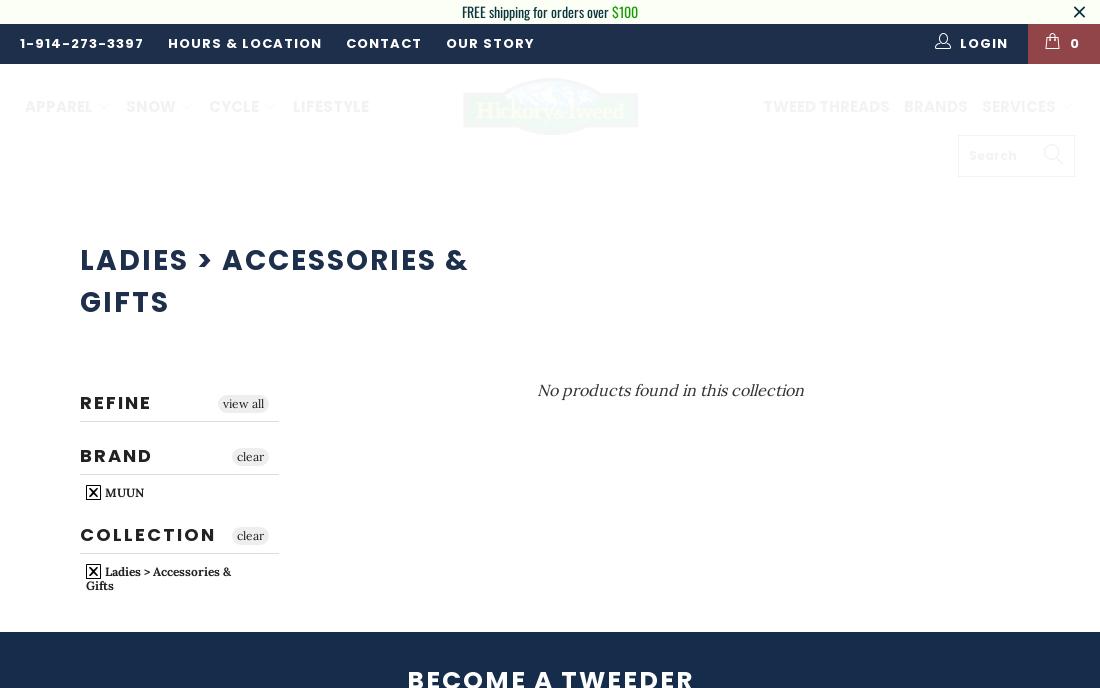  I want to click on 'MUUN', so click(122, 490).